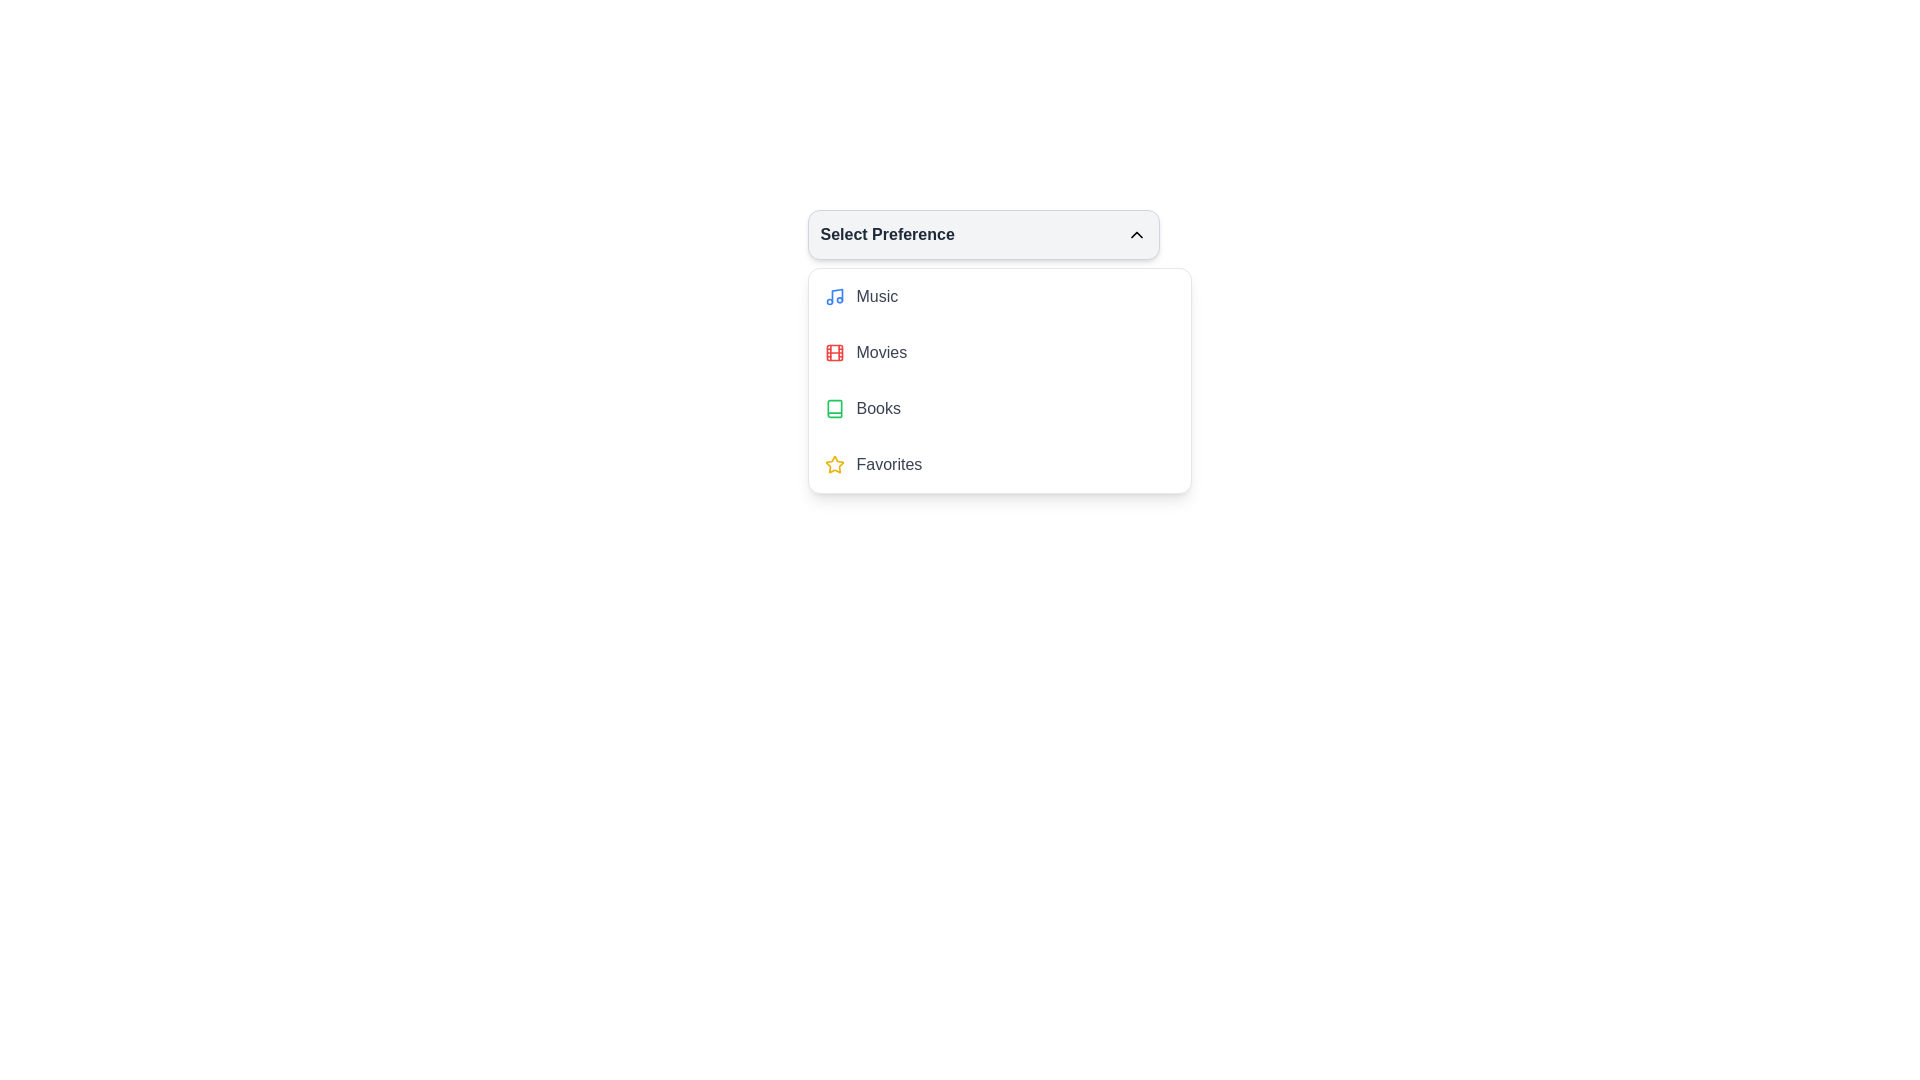  Describe the element at coordinates (834, 464) in the screenshot. I see `the star-shaped icon with a yellow color located near the top region of the dropdown below the 'Select Preference' label` at that location.